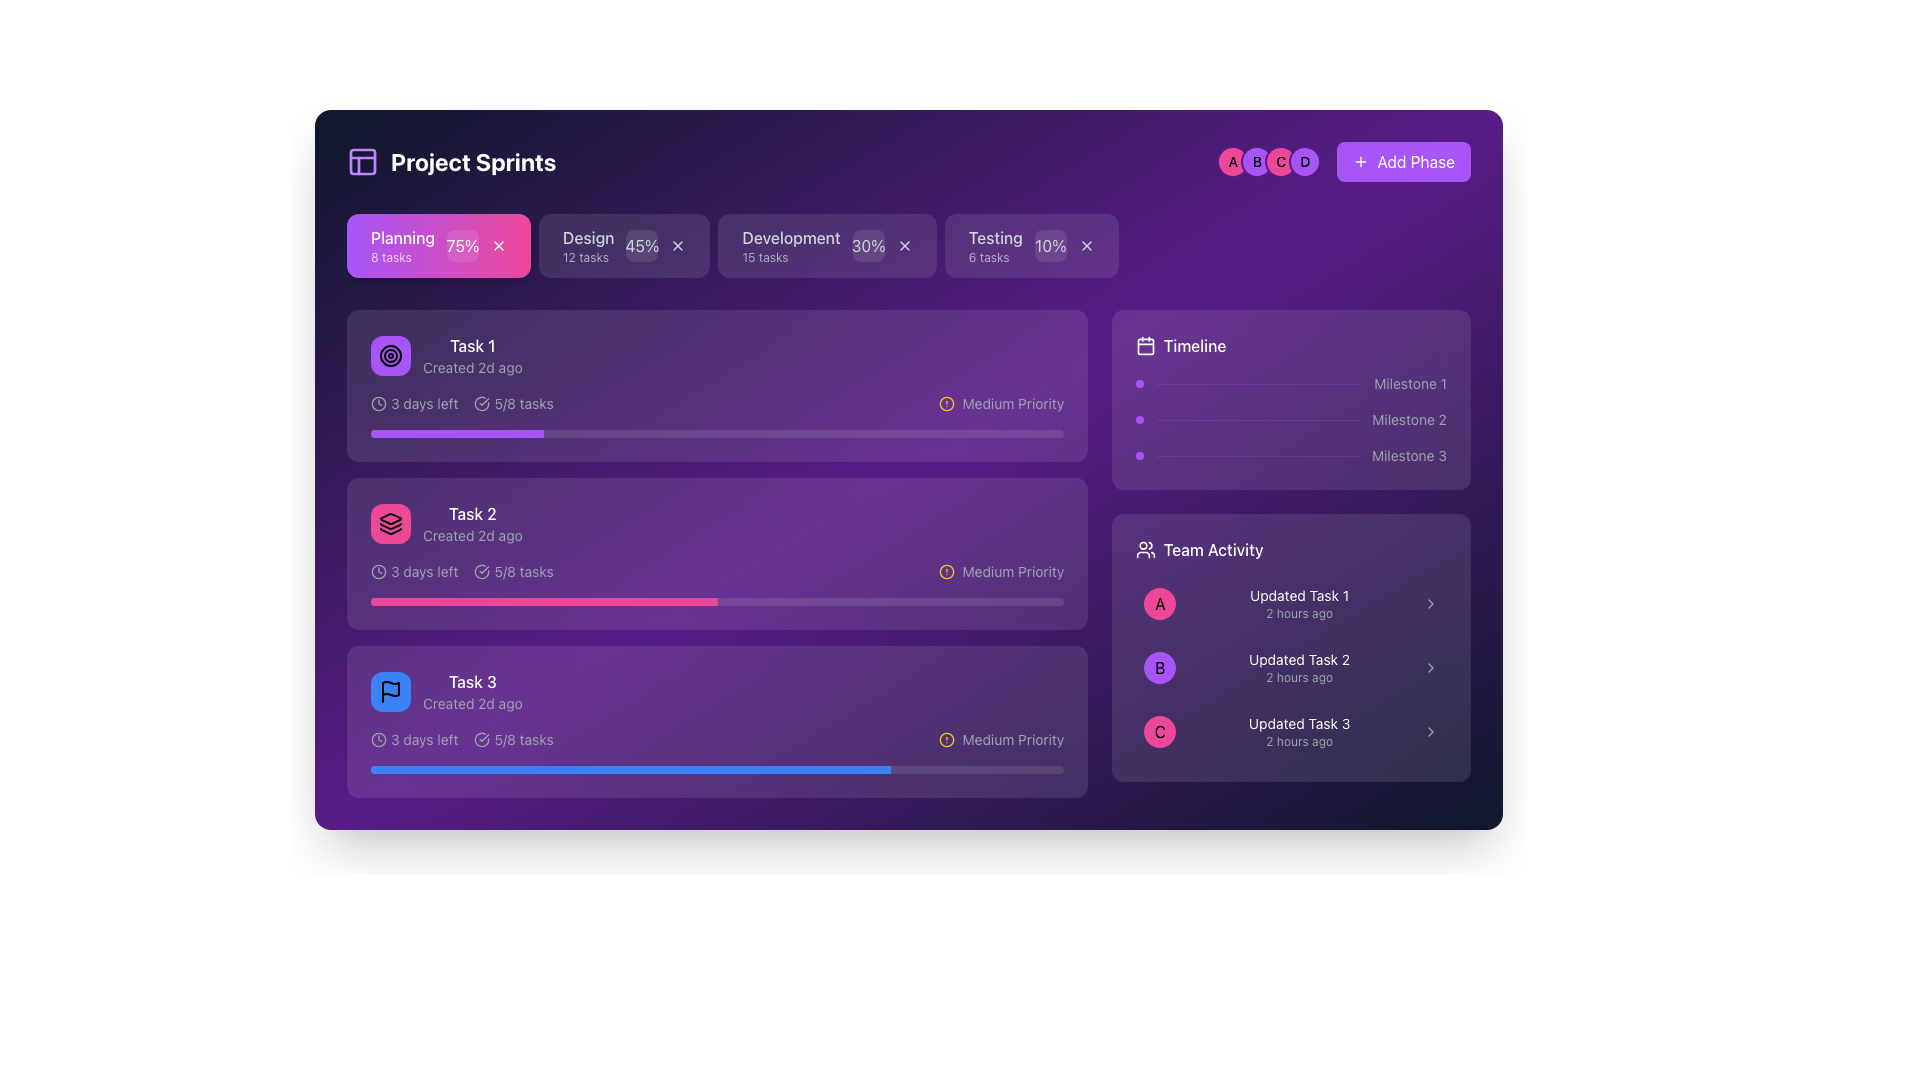  What do you see at coordinates (1299, 659) in the screenshot?
I see `the text label displaying 'Updated Task 2' located in the 'Team Activity' section, which is visually distinct with a small white font on a dark purple background` at bounding box center [1299, 659].